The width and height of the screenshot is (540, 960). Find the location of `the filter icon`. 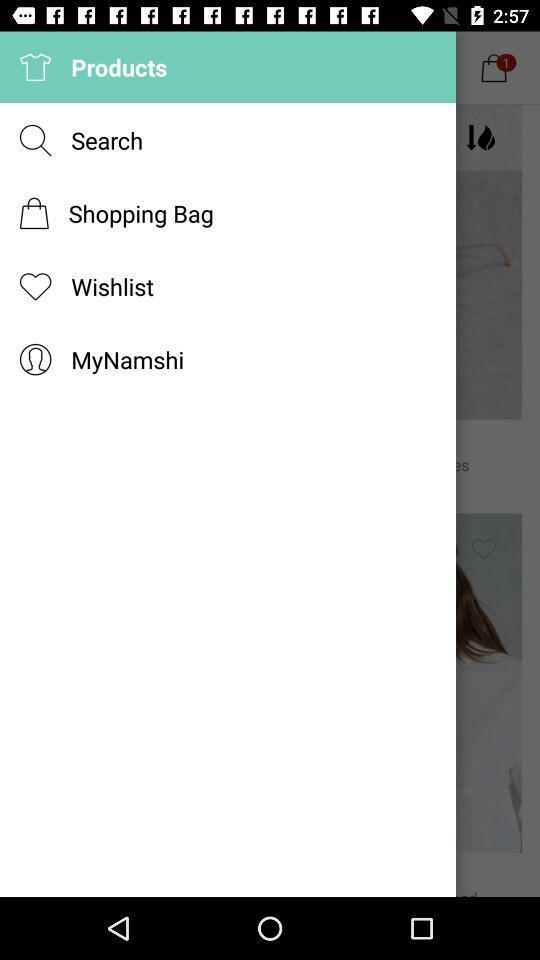

the filter icon is located at coordinates (482, 136).